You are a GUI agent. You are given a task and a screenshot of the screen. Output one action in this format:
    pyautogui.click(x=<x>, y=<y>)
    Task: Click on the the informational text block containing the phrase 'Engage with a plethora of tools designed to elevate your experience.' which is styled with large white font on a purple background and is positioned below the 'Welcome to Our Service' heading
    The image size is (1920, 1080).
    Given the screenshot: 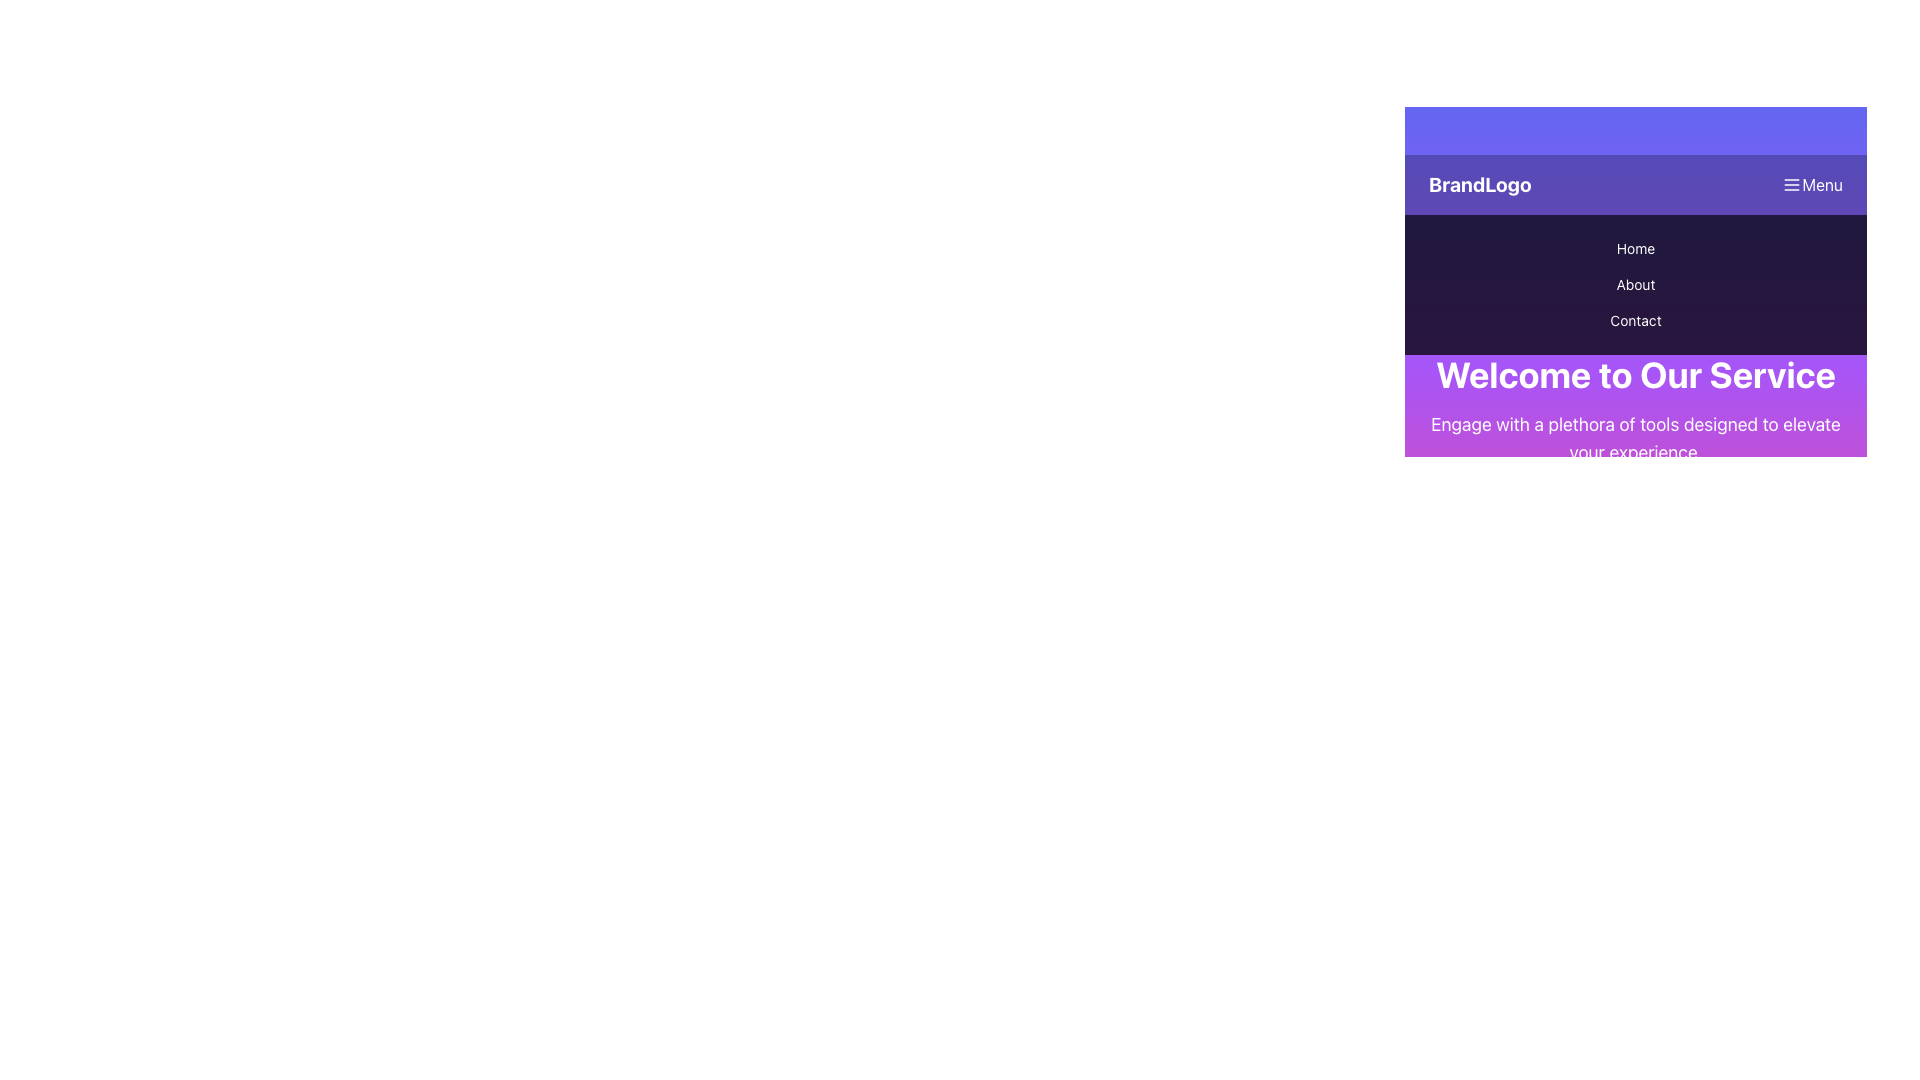 What is the action you would take?
    pyautogui.click(x=1636, y=438)
    